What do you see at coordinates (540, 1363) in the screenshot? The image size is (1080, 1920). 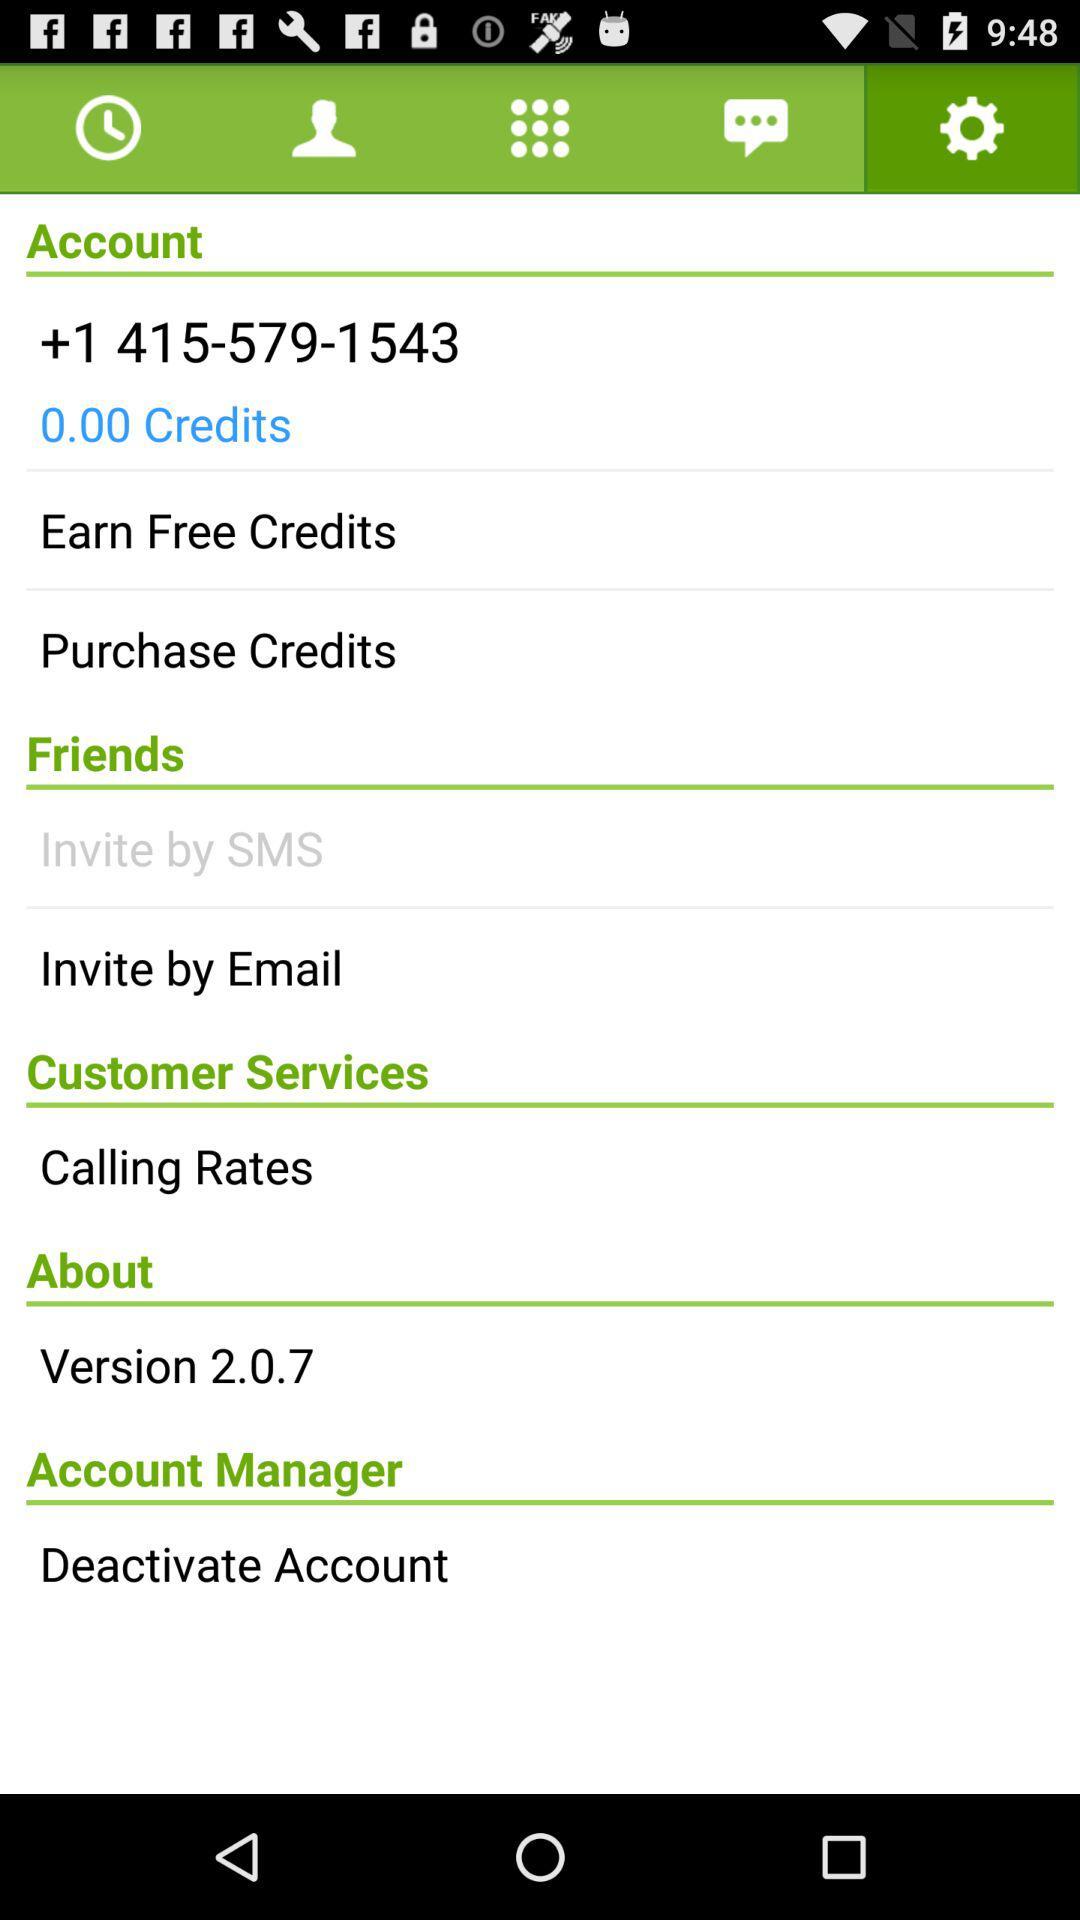 I see `the item above account manager` at bounding box center [540, 1363].